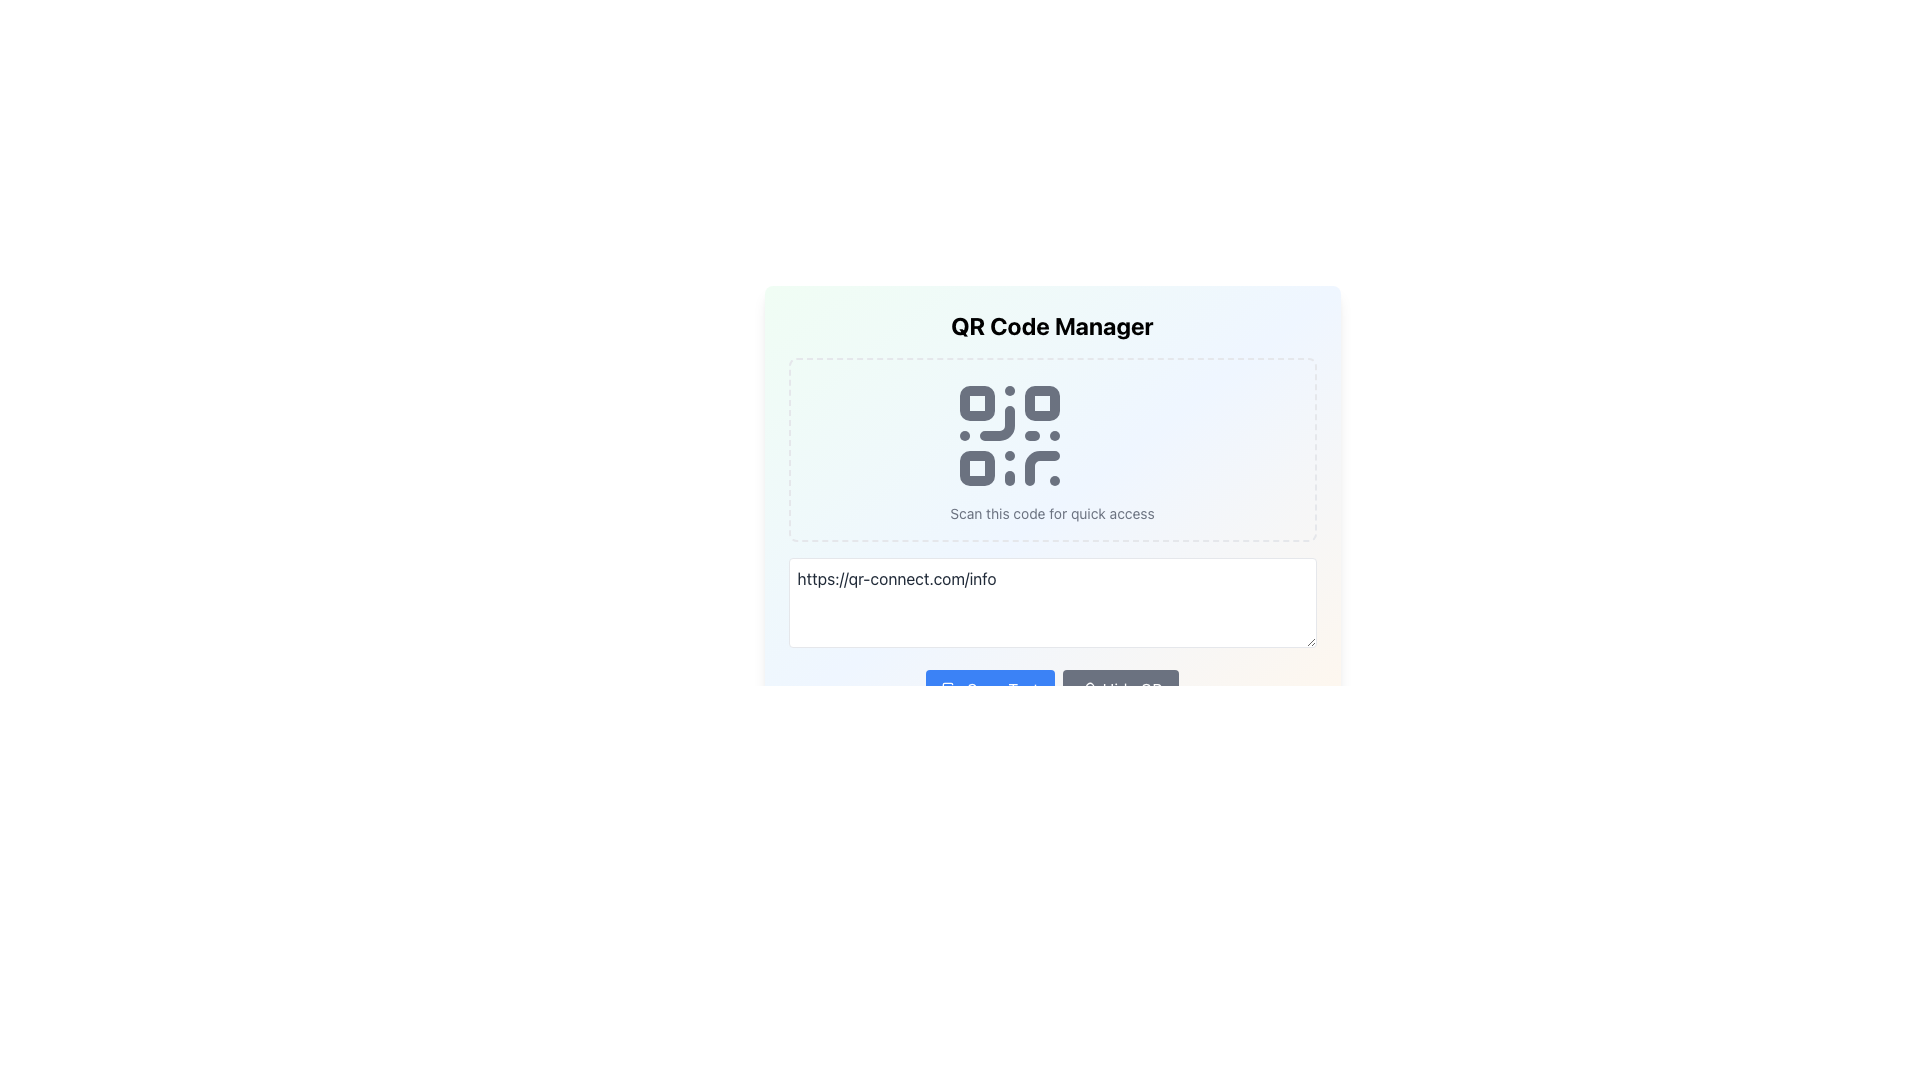  Describe the element at coordinates (990, 689) in the screenshot. I see `the 'Copy Text' button, which has a blue background, rounded corners, and white text with a clipboard icon on the left` at that location.